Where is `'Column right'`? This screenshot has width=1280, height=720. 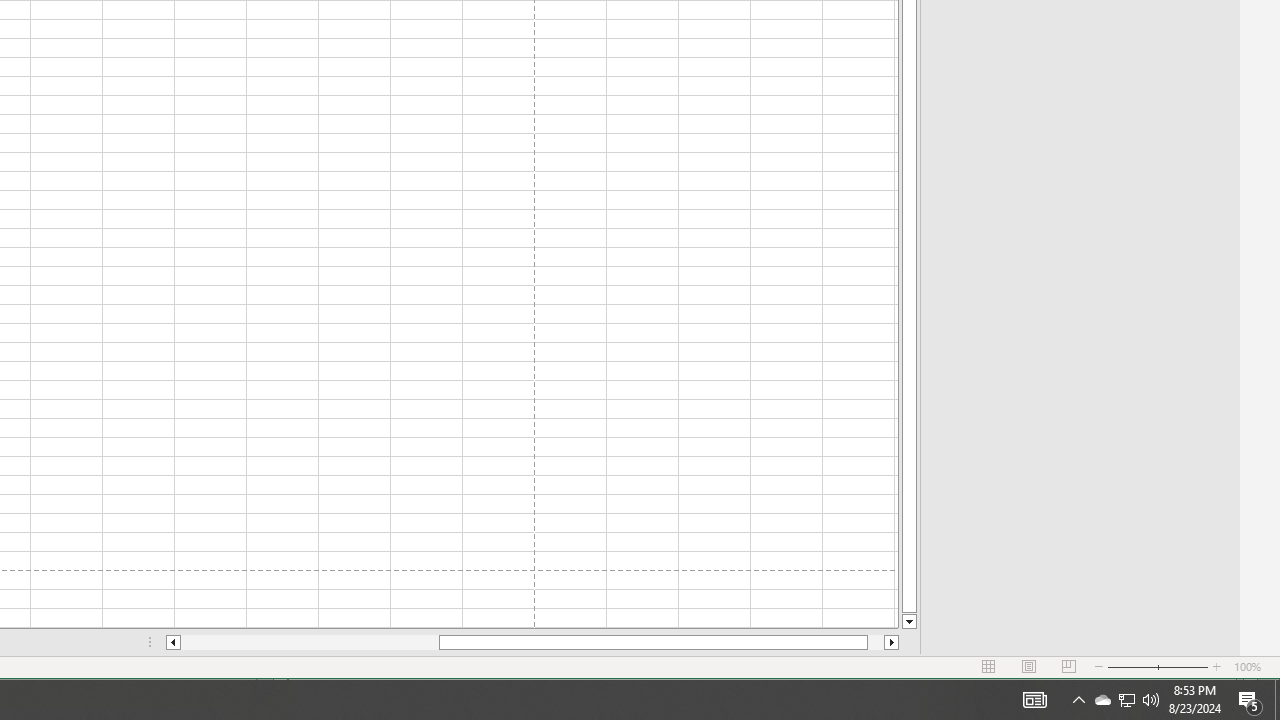 'Column right' is located at coordinates (891, 642).